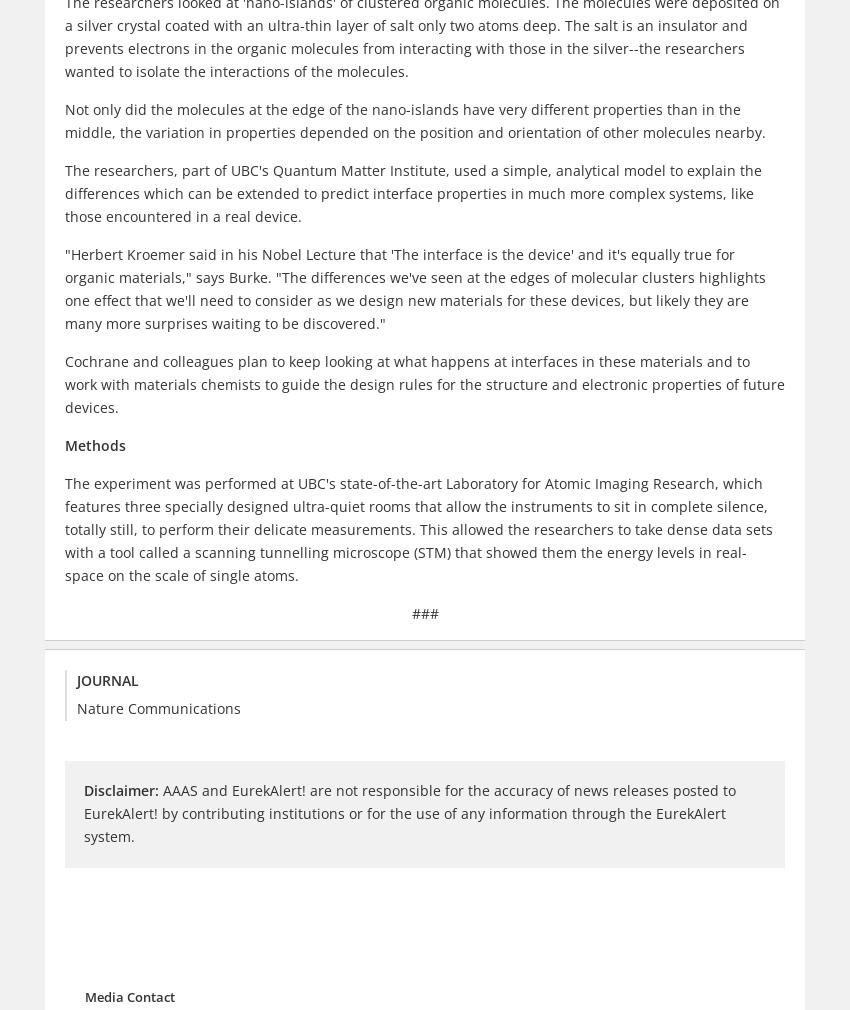 This screenshot has height=1010, width=850. I want to click on 'The researchers, part of UBC's Quantum Matter Institute, used a simple, analytical model to explain the differences which can be extended to predict interface properties in much more complex systems, like those encountered in a real device.', so click(413, 191).